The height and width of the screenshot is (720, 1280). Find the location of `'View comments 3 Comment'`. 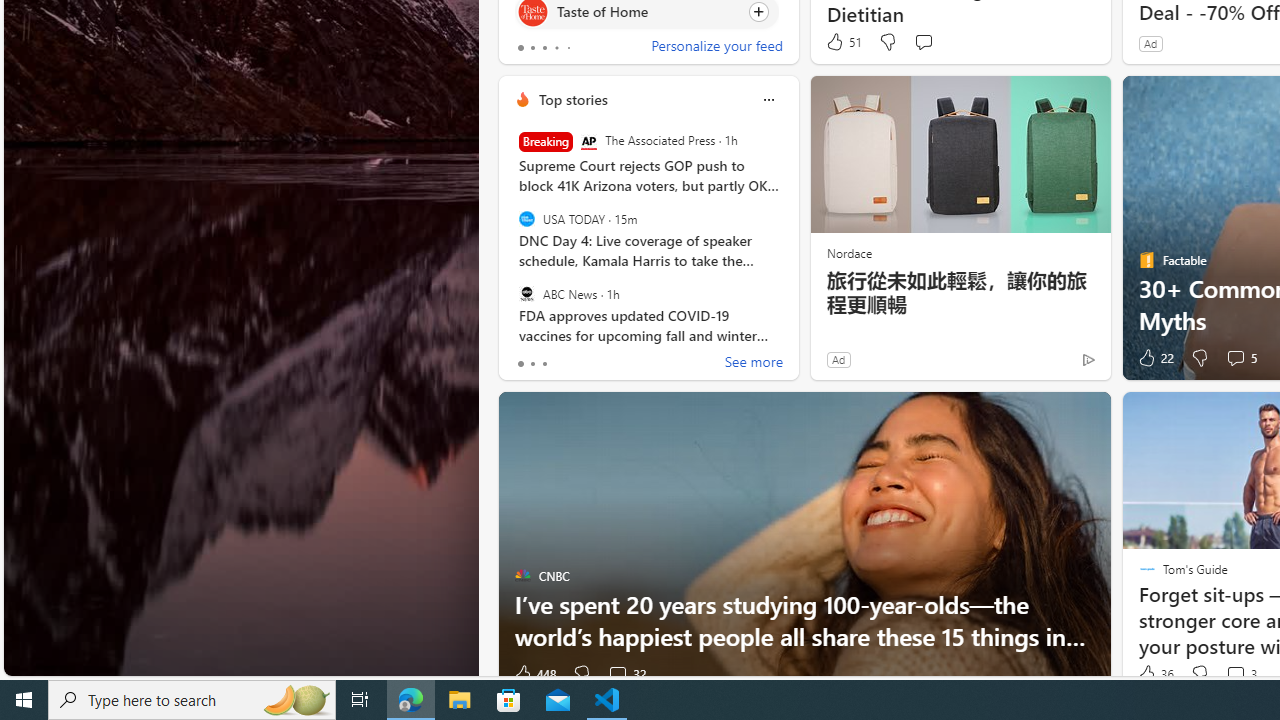

'View comments 3 Comment' is located at coordinates (1234, 673).